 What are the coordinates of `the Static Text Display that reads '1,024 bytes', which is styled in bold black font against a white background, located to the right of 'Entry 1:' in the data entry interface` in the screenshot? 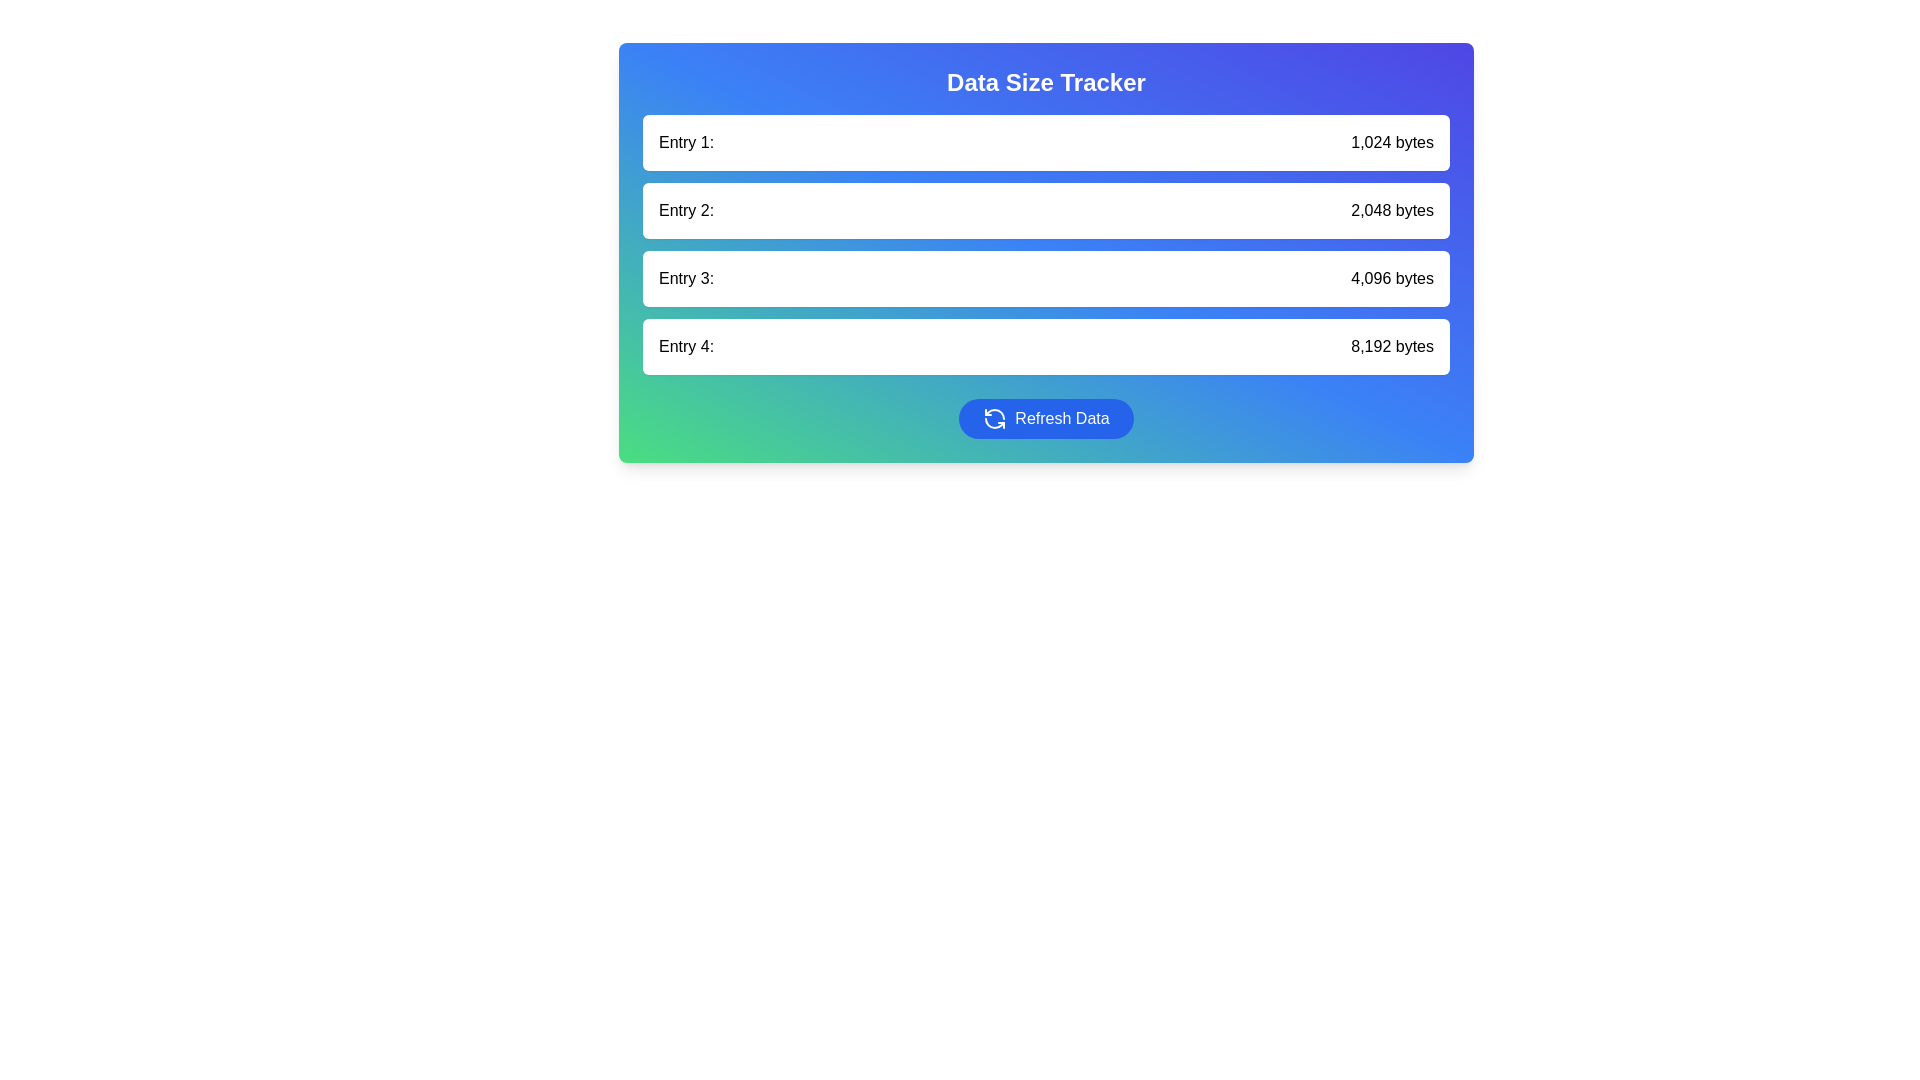 It's located at (1391, 141).